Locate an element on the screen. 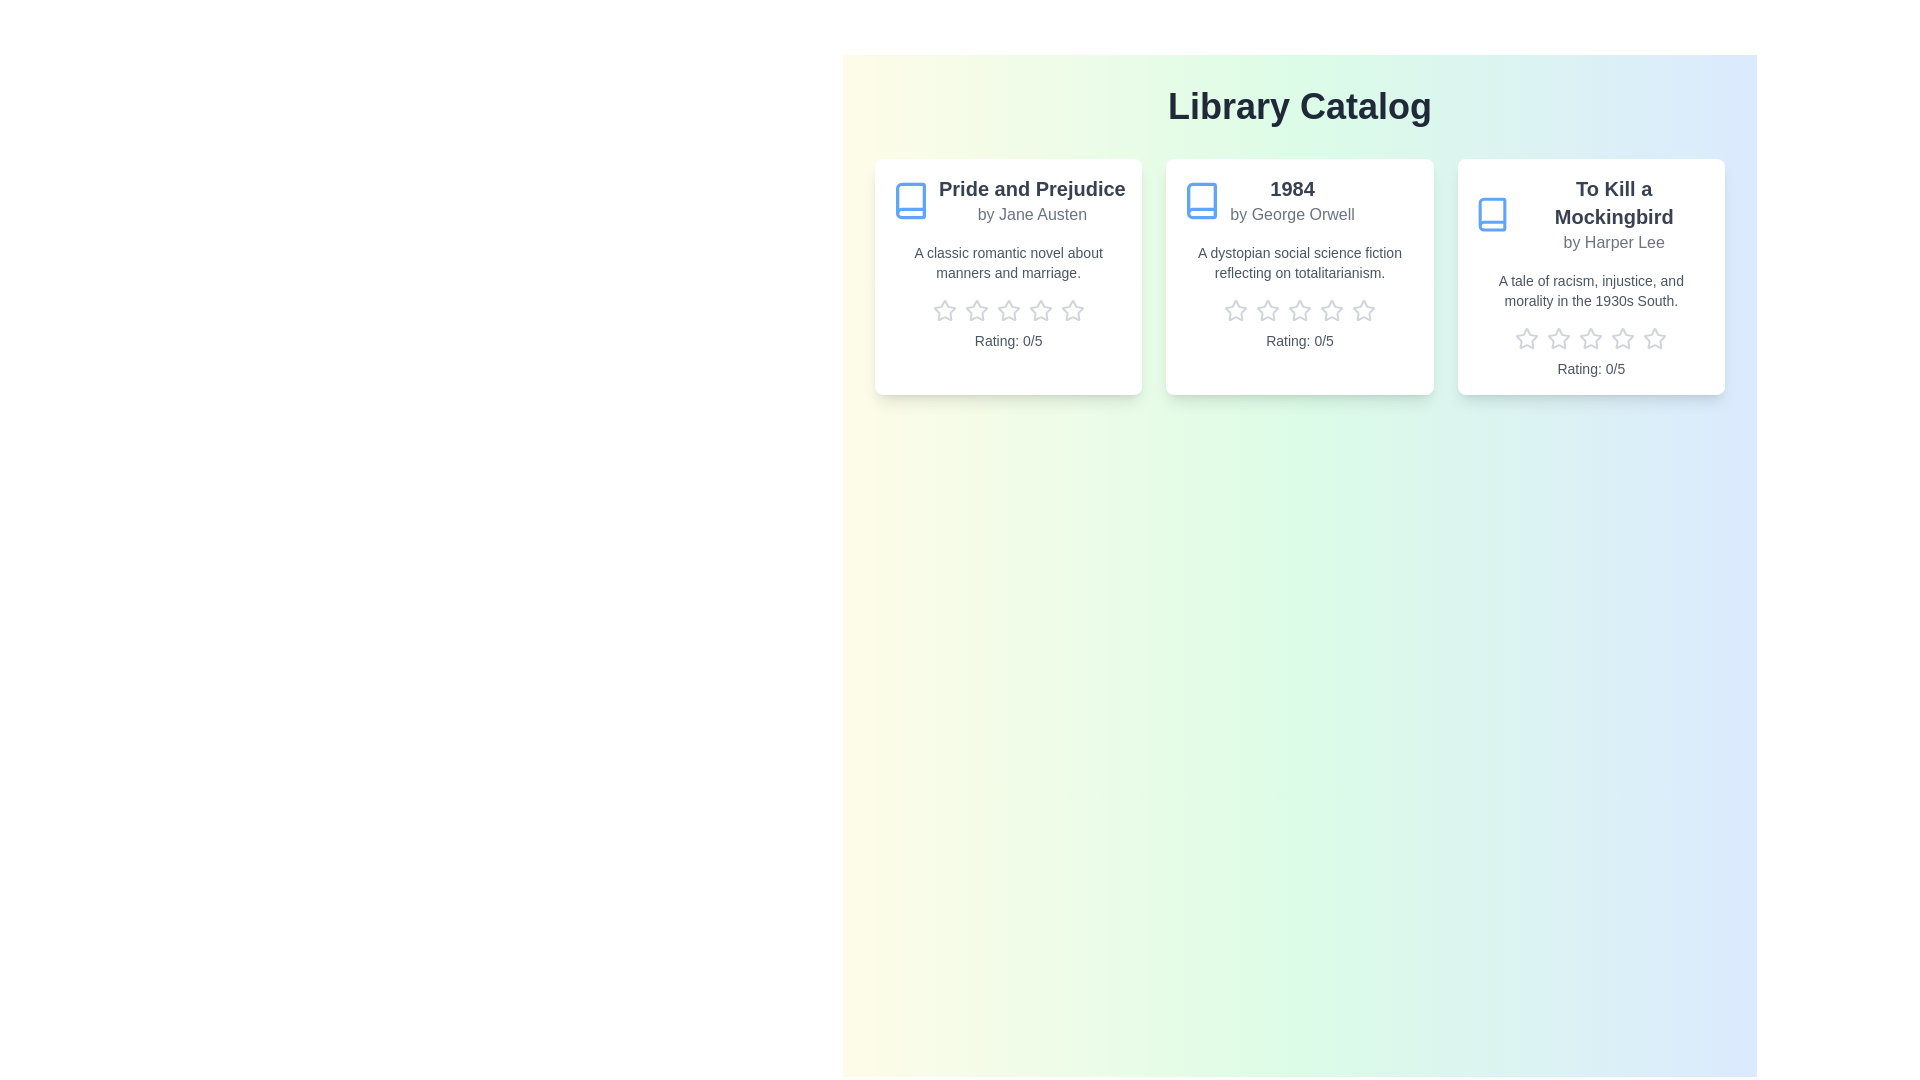 The image size is (1920, 1080). the rating of the book 'To Kill a Mockingbird' to 3 stars by clicking the corresponding star is located at coordinates (1590, 338).